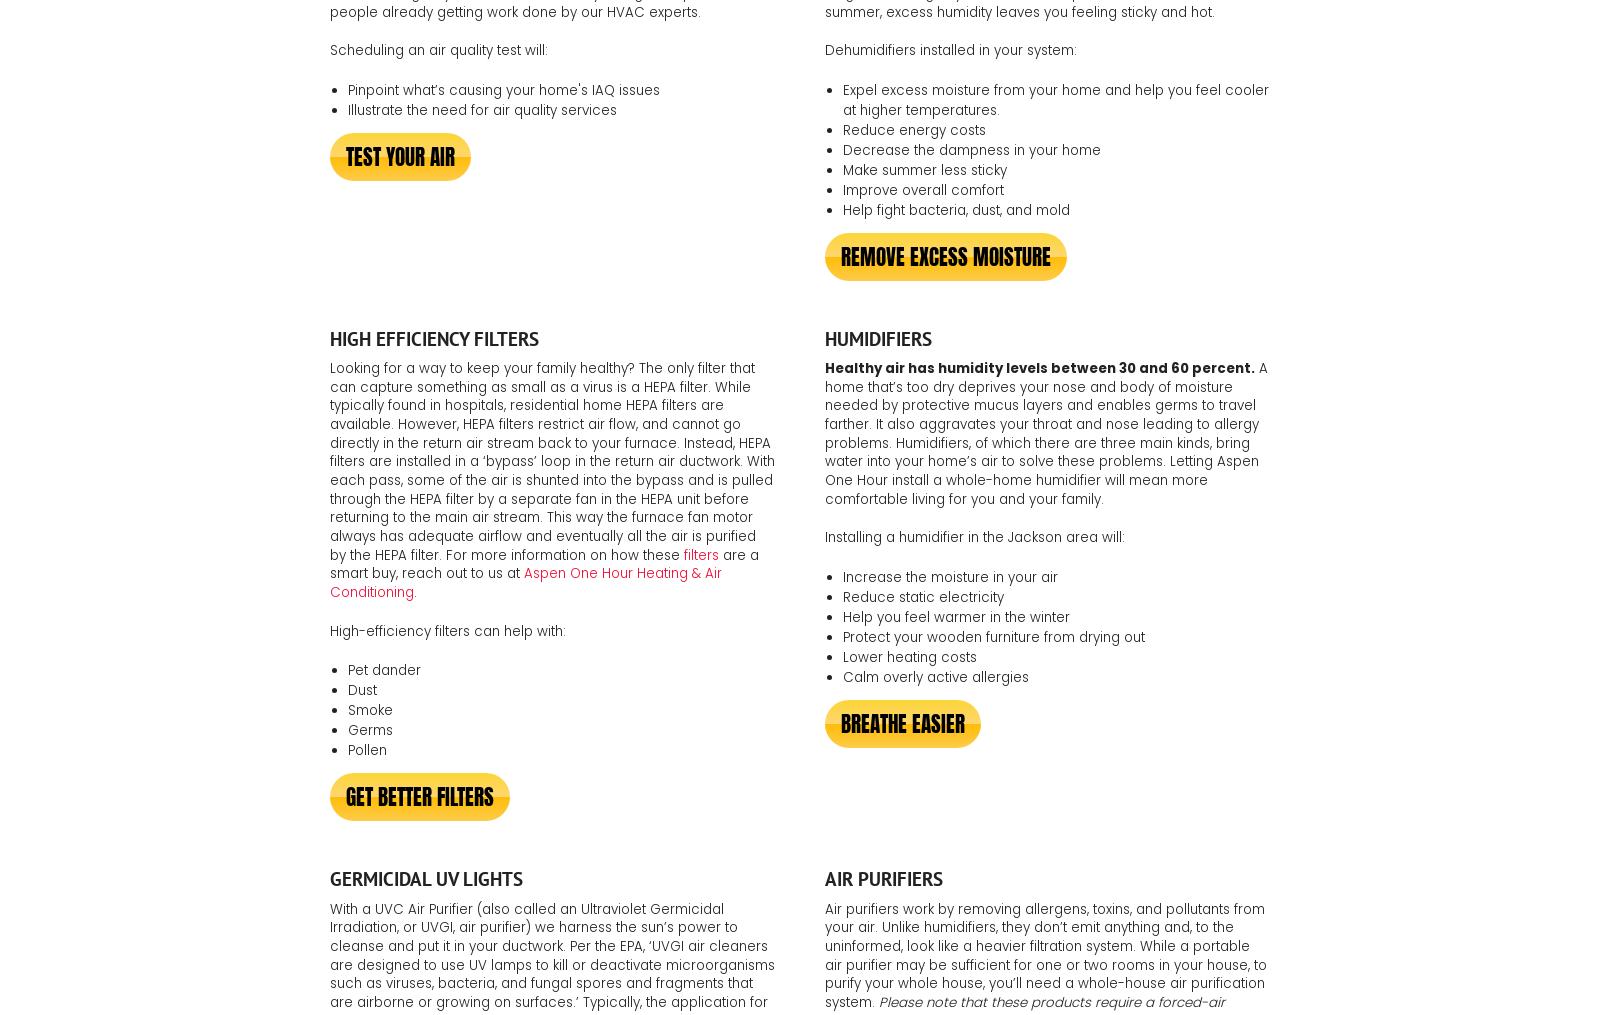 The image size is (1600, 1015). I want to click on 'Reduce static electricity', so click(921, 596).